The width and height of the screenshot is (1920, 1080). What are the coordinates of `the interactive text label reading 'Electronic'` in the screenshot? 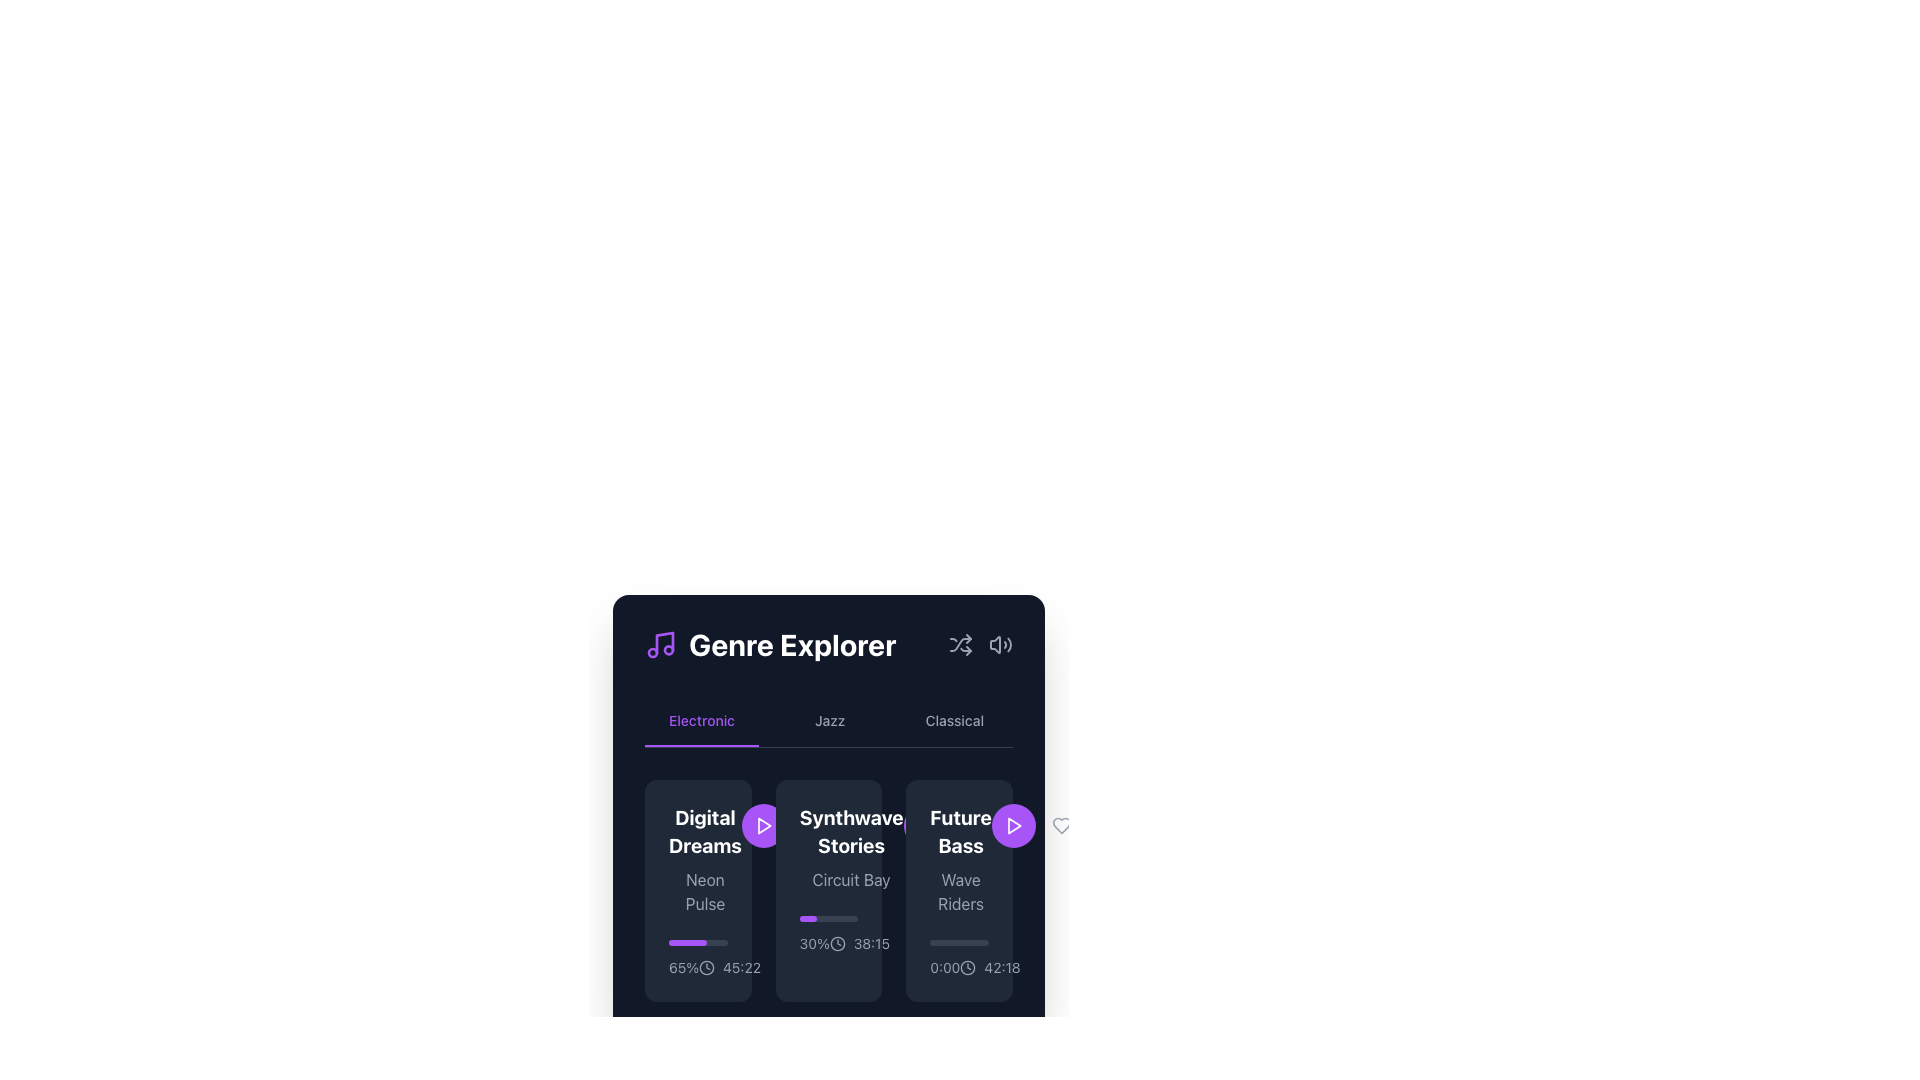 It's located at (701, 721).